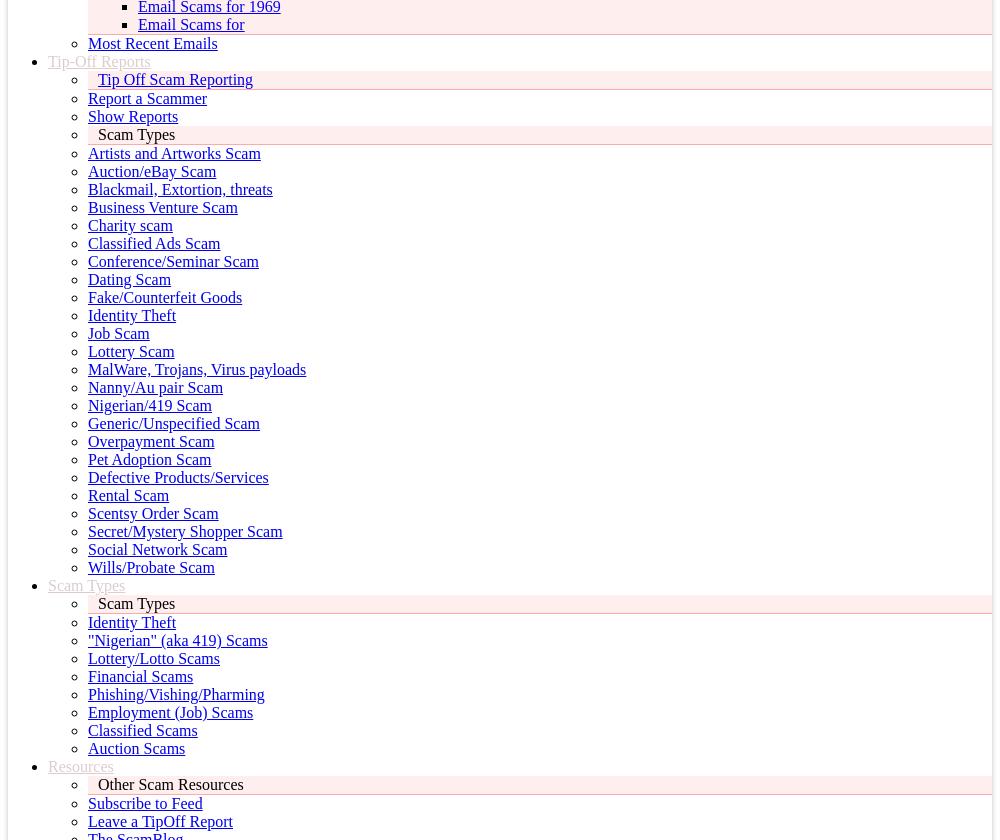 The width and height of the screenshot is (1000, 840). Describe the element at coordinates (185, 531) in the screenshot. I see `'Secret/Mystery Shopper Scam'` at that location.